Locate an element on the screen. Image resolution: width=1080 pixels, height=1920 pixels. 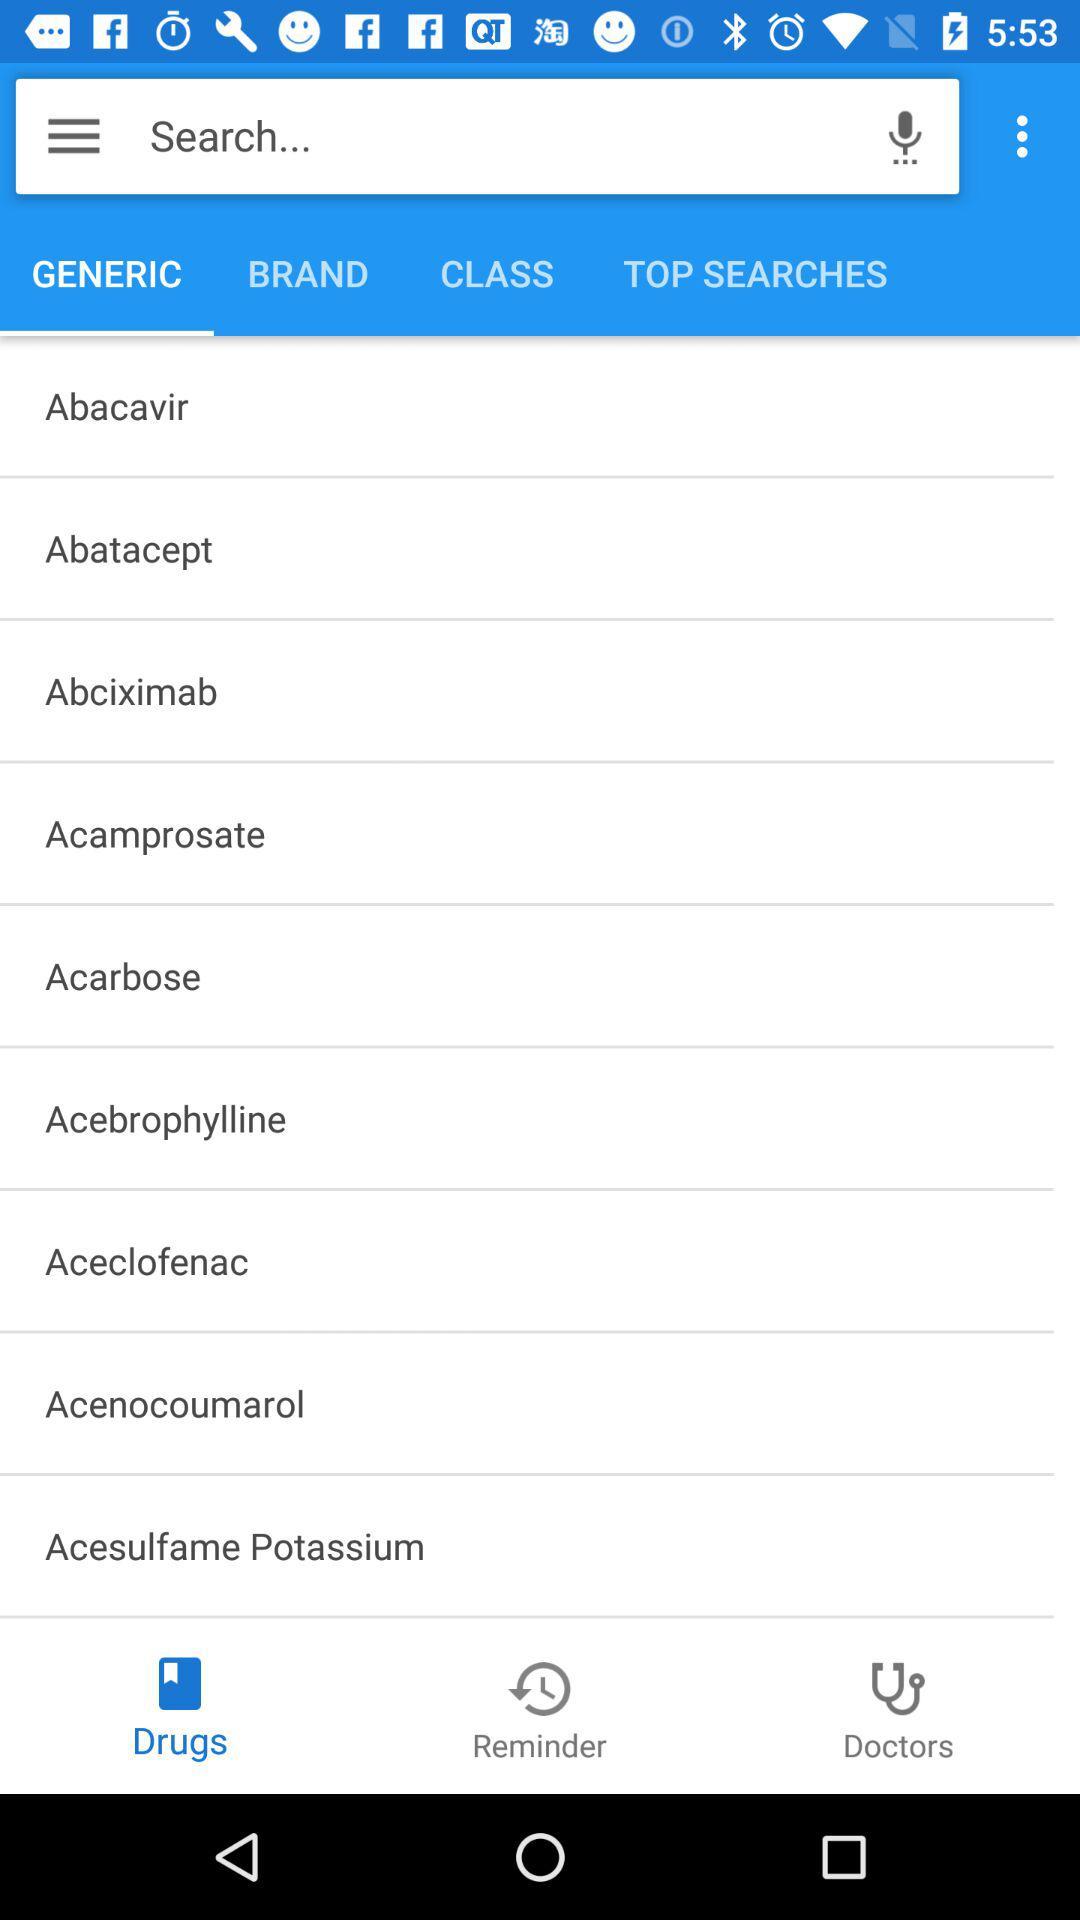
item below acenocoumarol icon is located at coordinates (525, 1544).